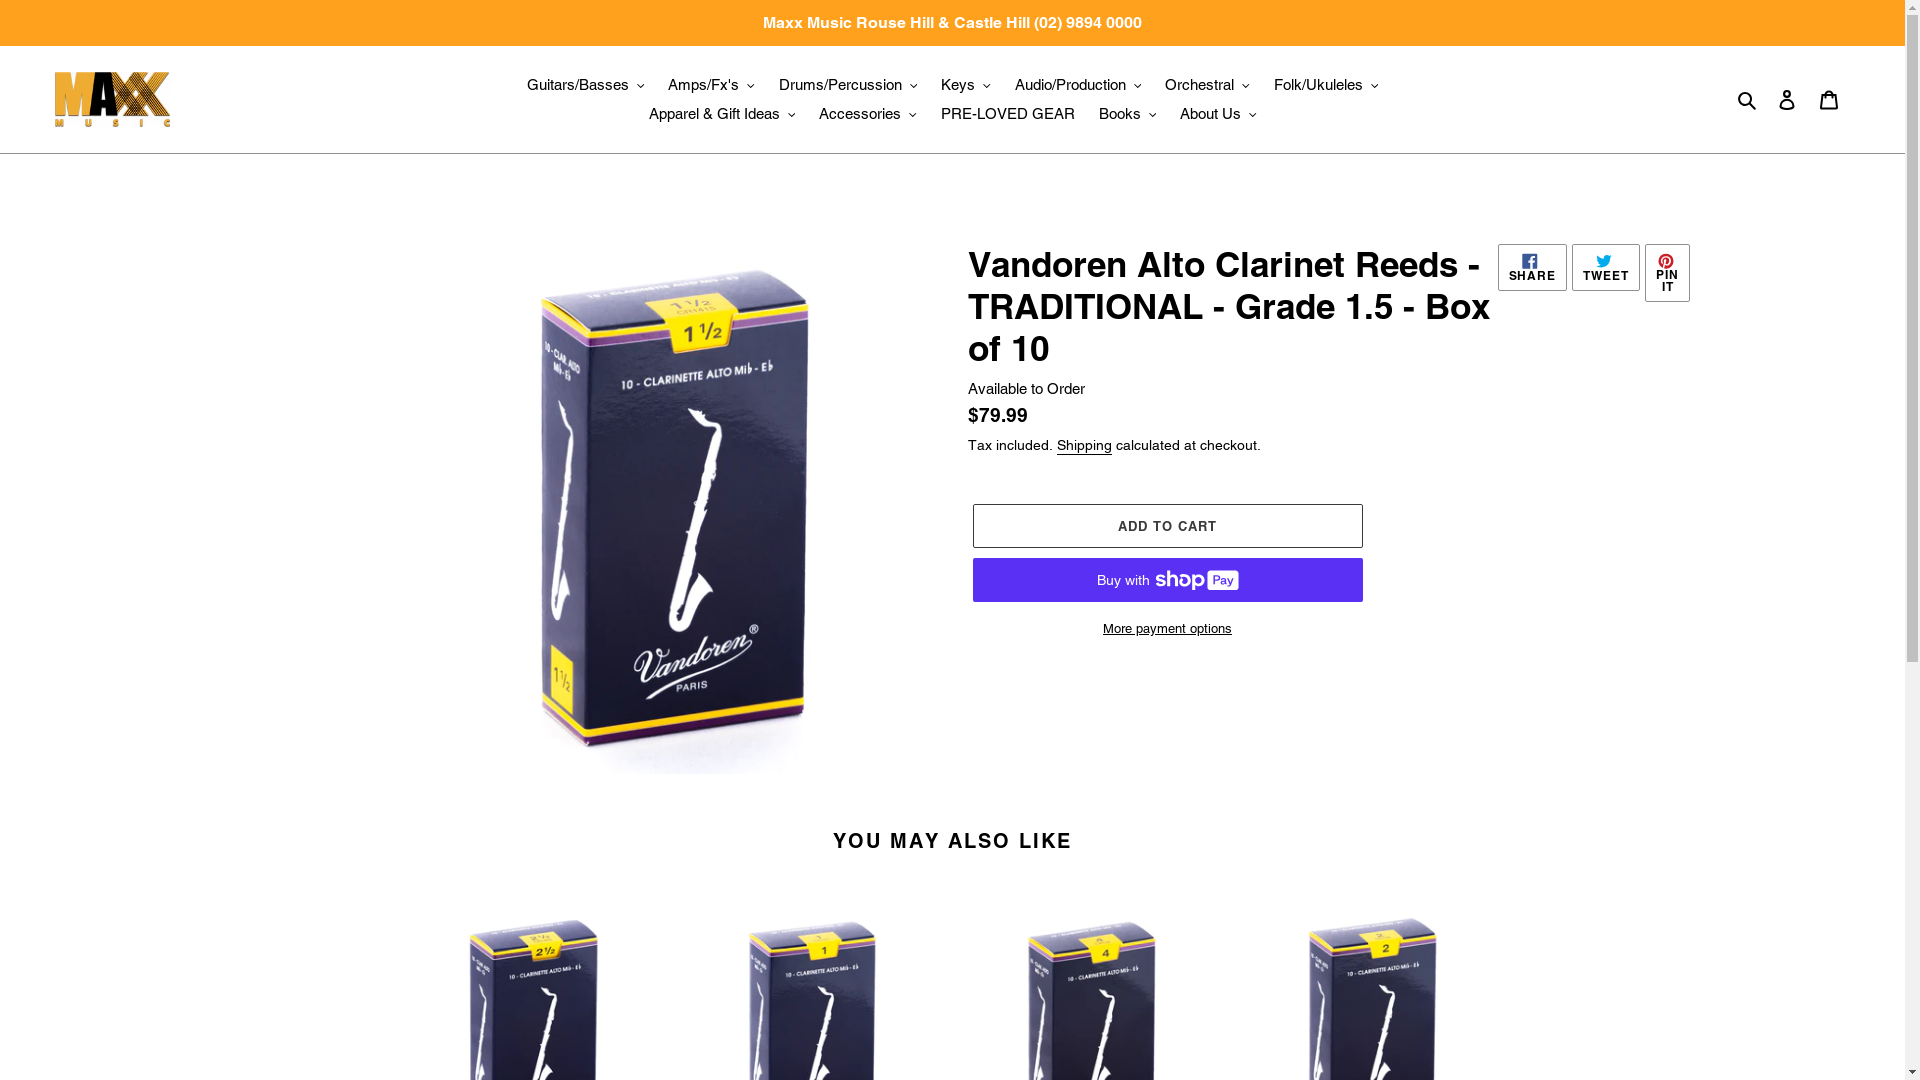 This screenshot has height=1080, width=1920. What do you see at coordinates (1326, 84) in the screenshot?
I see `'Folk/Ukuleles'` at bounding box center [1326, 84].